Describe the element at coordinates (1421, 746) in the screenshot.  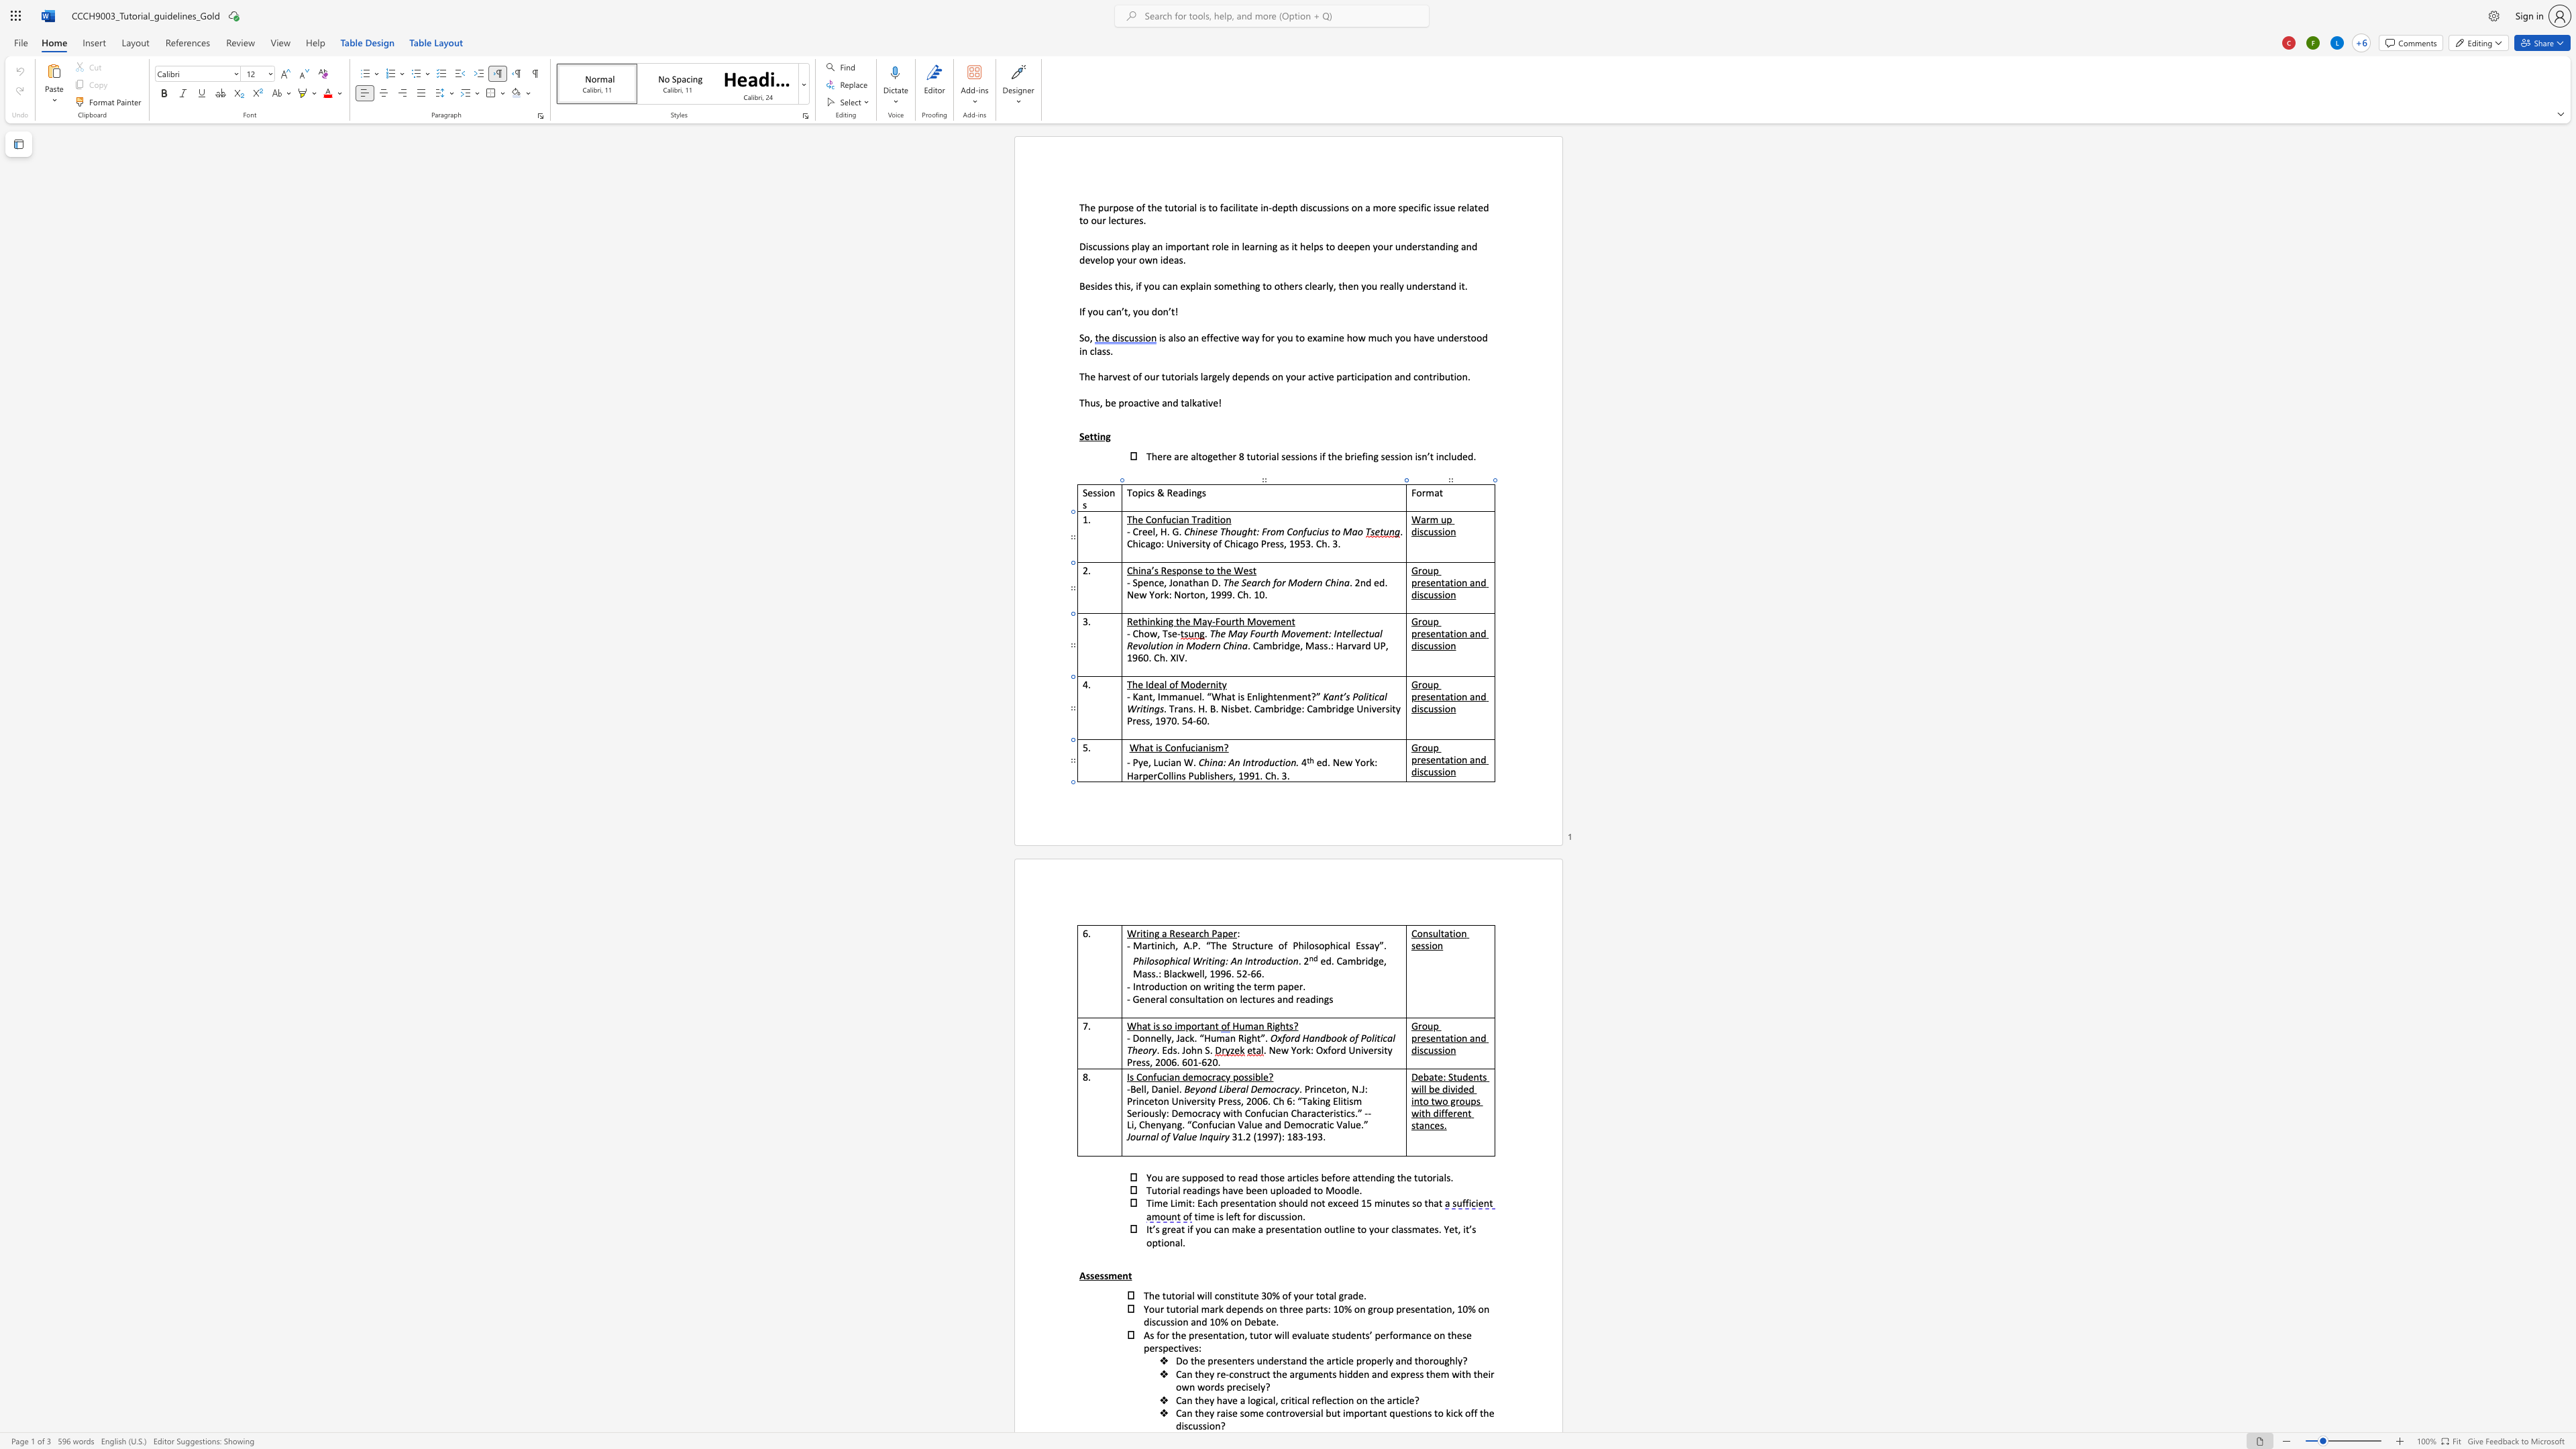
I see `the space between the continuous character "r" and "o" in the text` at that location.